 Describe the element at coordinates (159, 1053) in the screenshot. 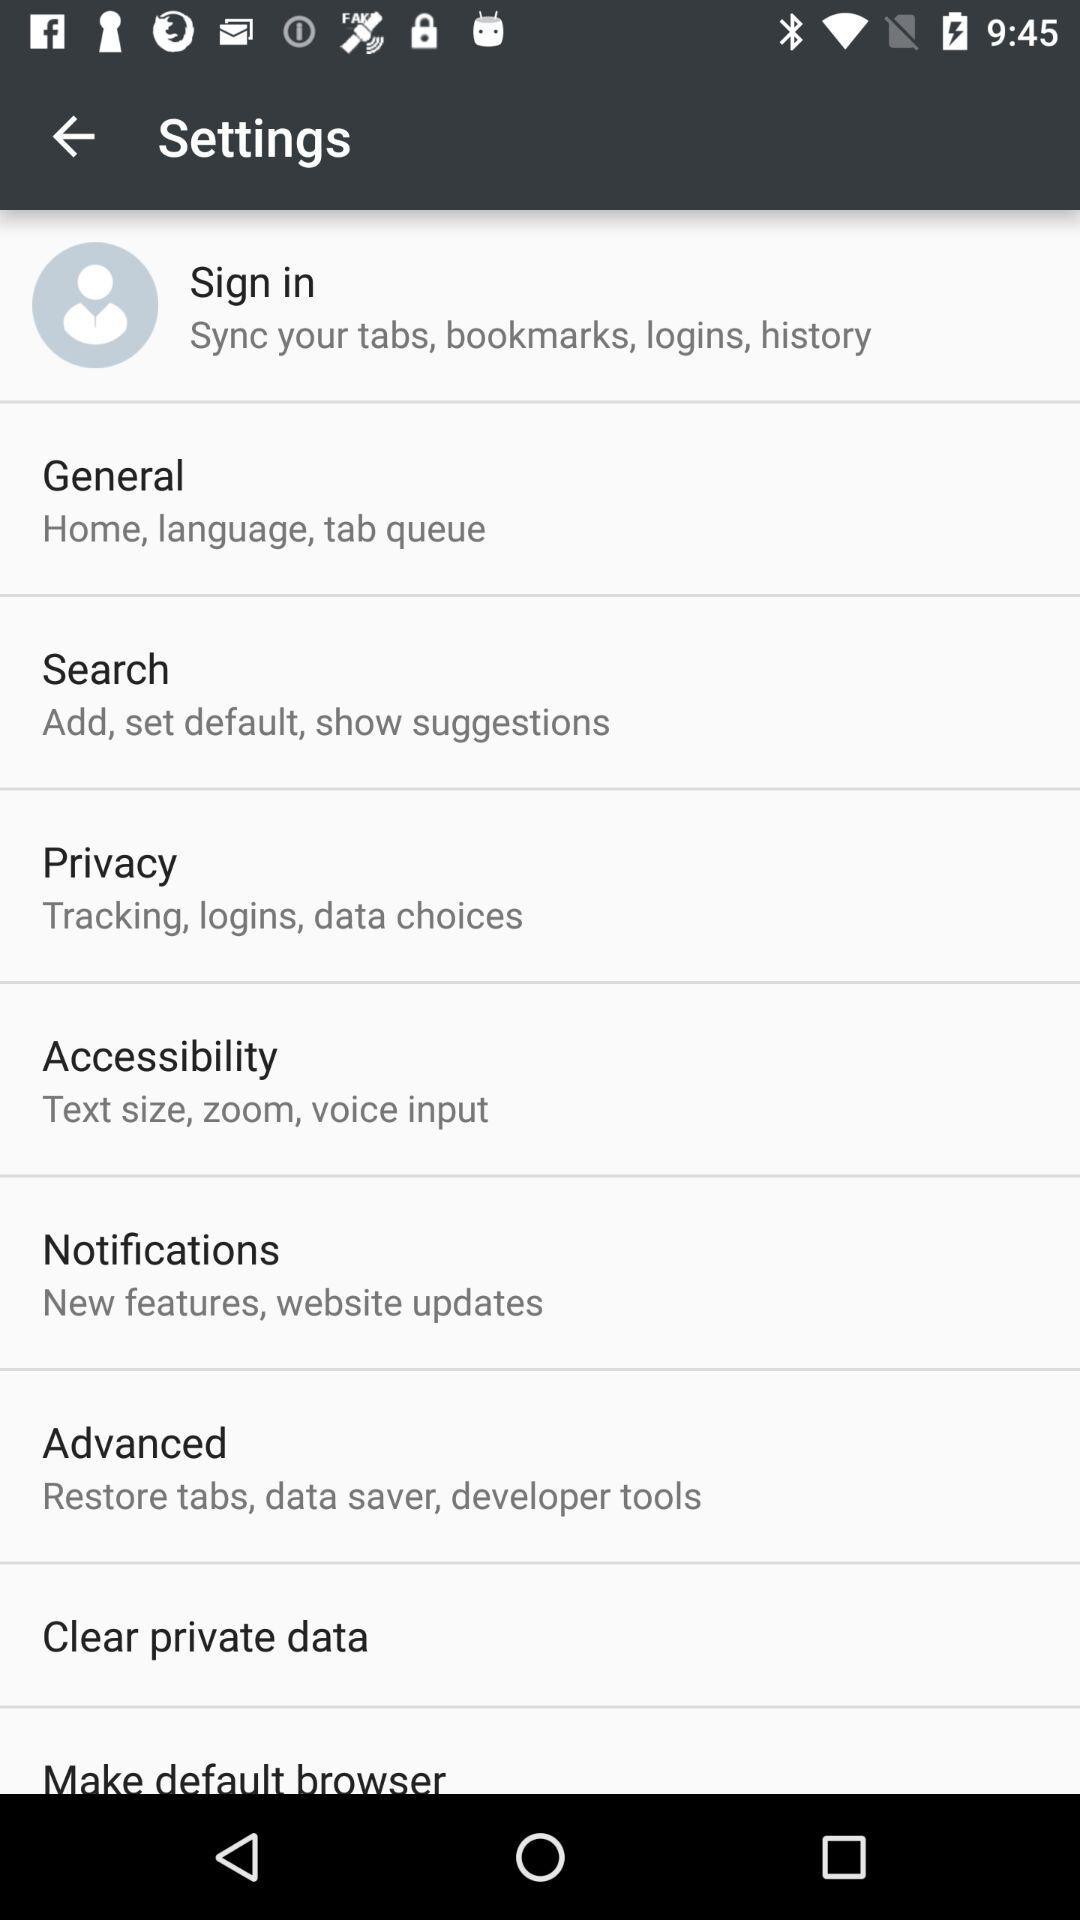

I see `icon below the tracking logins data icon` at that location.